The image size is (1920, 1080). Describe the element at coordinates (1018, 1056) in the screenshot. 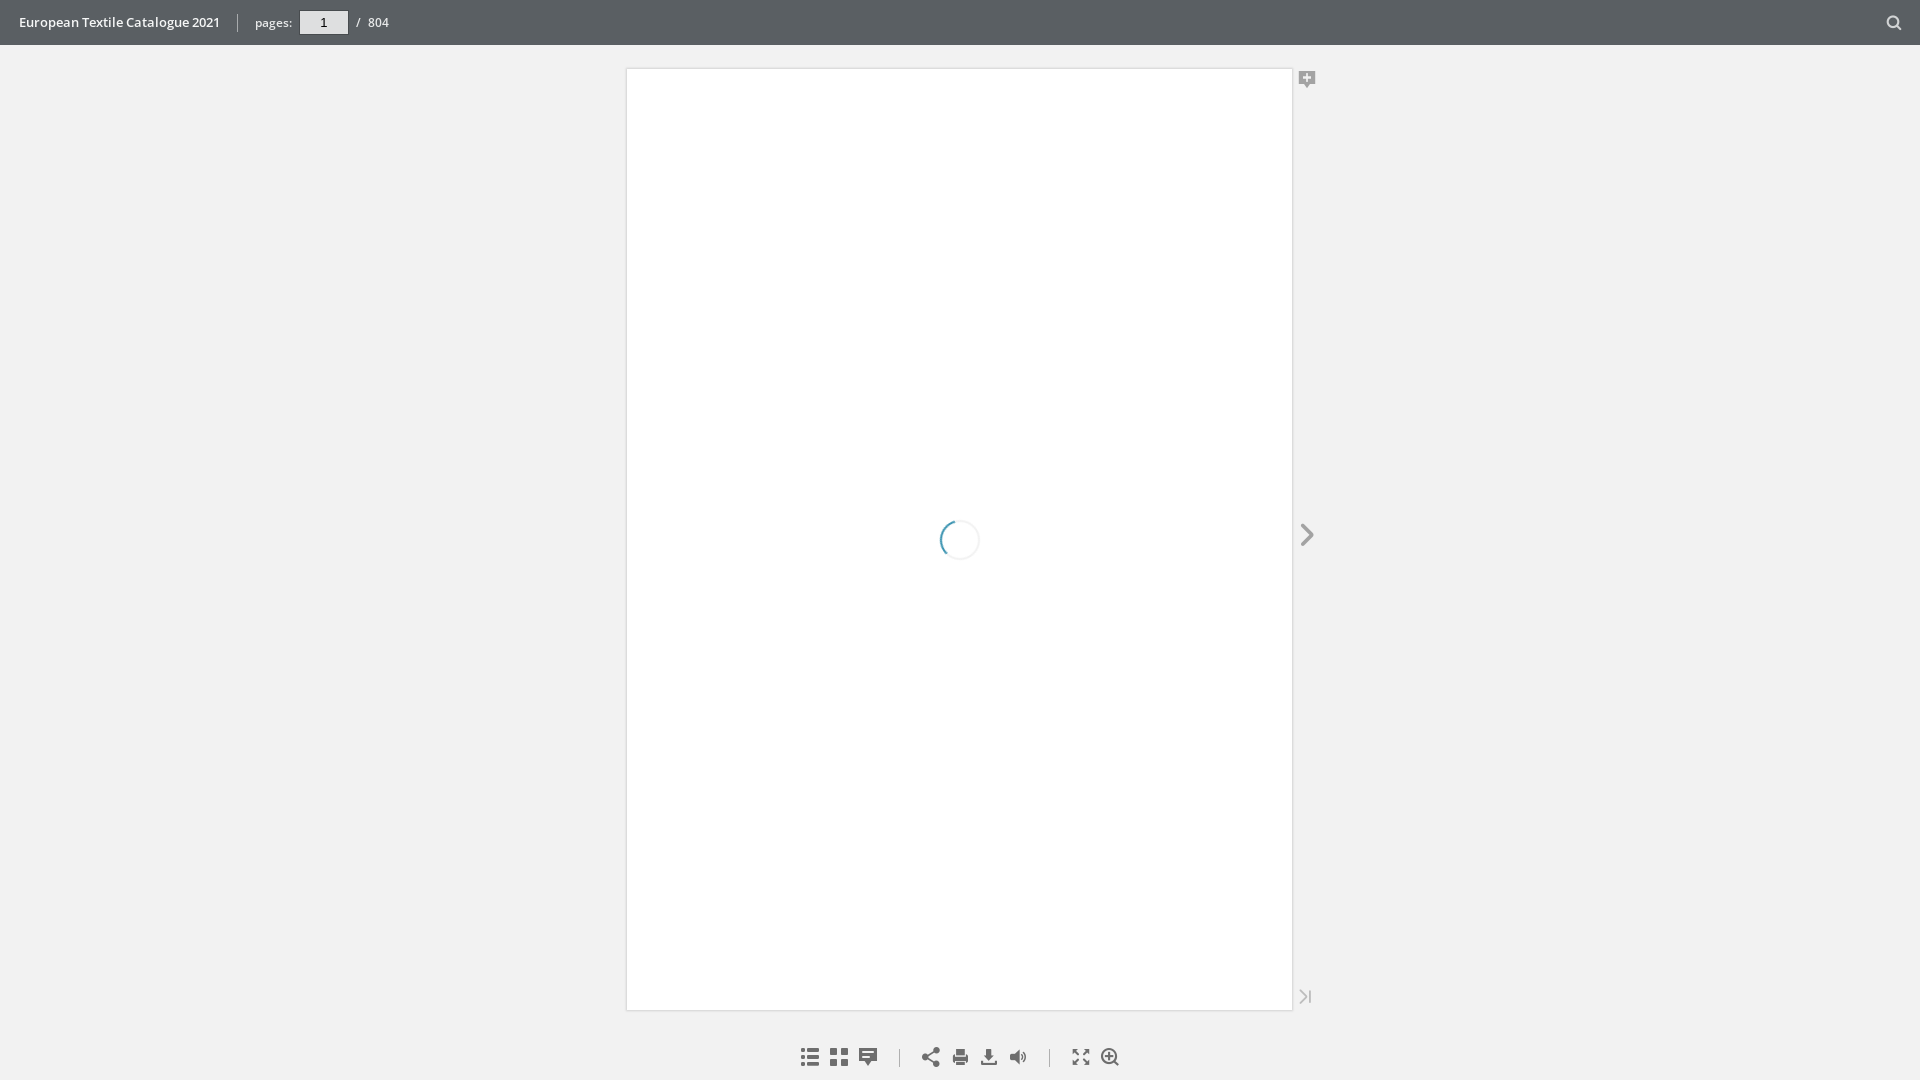

I see `'Toggle Sound'` at that location.